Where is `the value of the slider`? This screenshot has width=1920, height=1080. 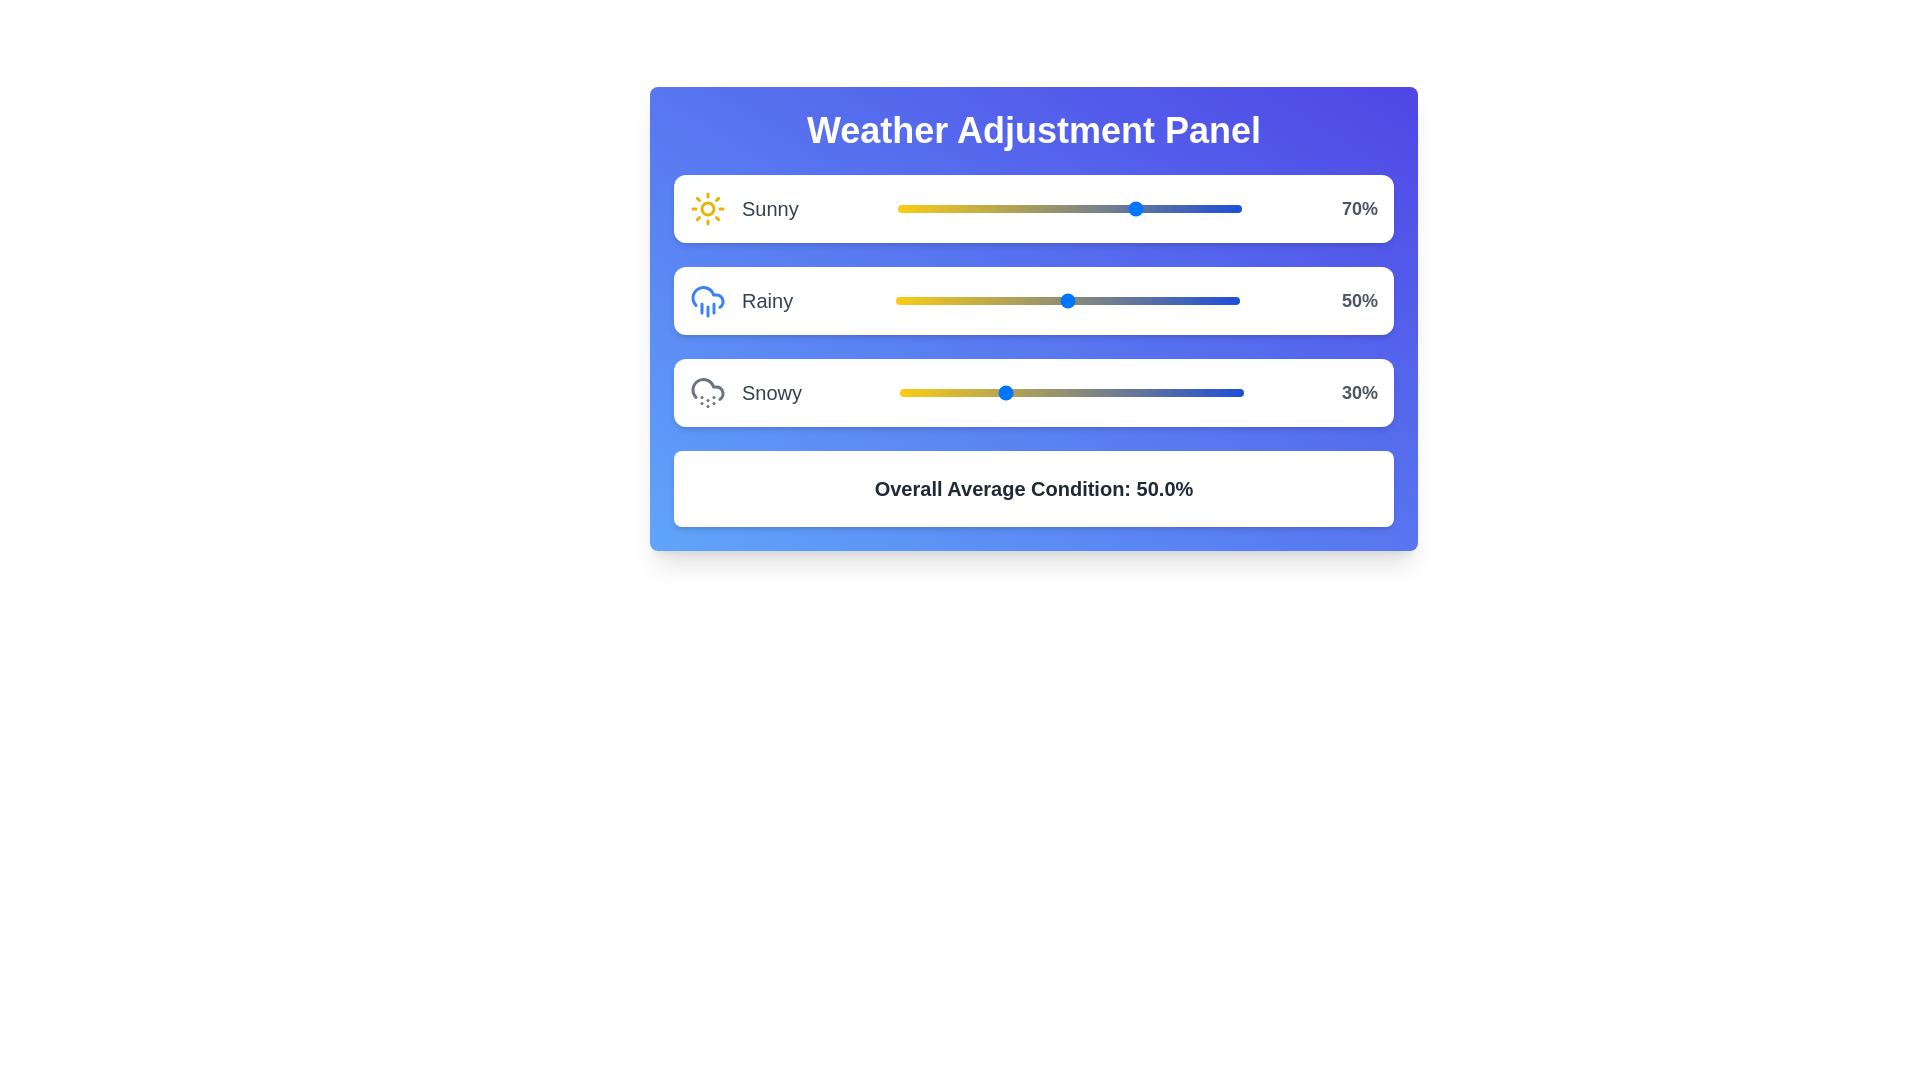
the value of the slider is located at coordinates (1053, 393).